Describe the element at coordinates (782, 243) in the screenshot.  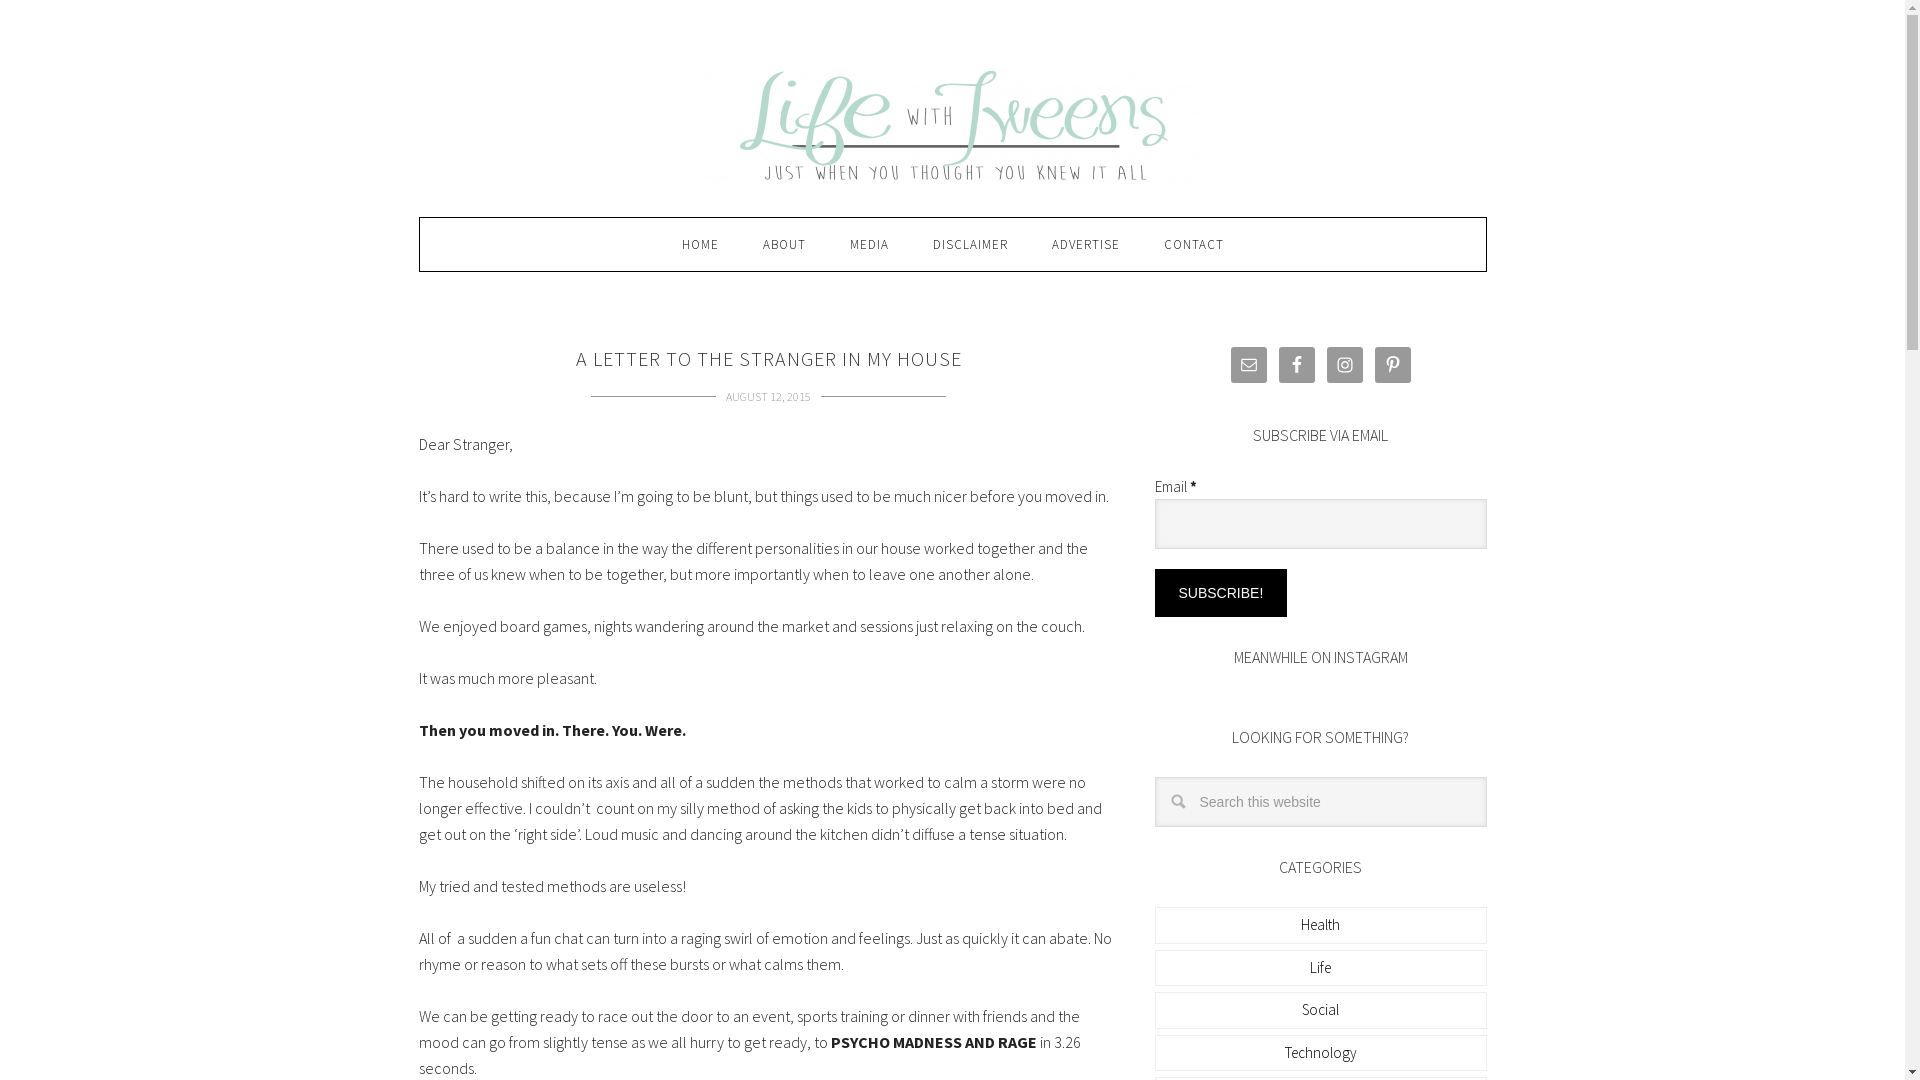
I see `'ABOUT'` at that location.